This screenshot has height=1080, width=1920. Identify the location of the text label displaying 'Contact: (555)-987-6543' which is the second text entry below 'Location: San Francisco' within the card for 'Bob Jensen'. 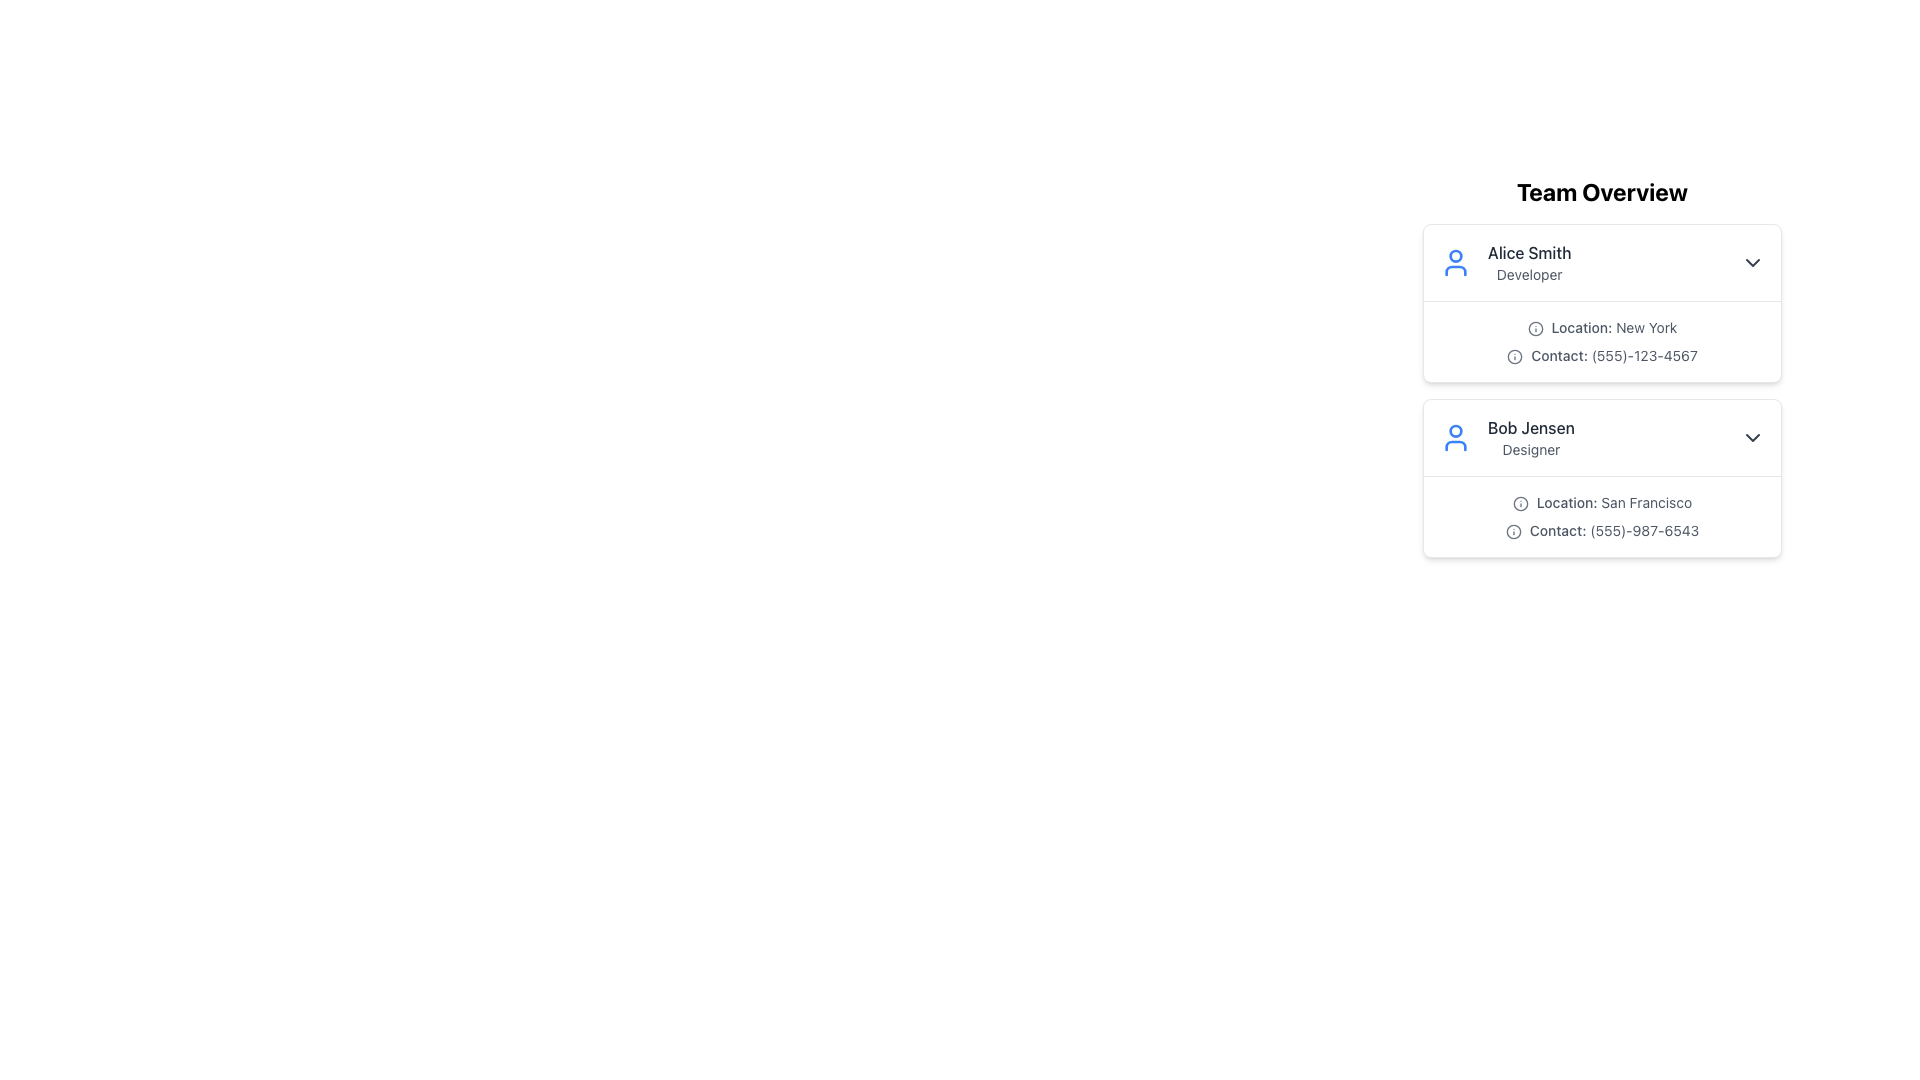
(1602, 530).